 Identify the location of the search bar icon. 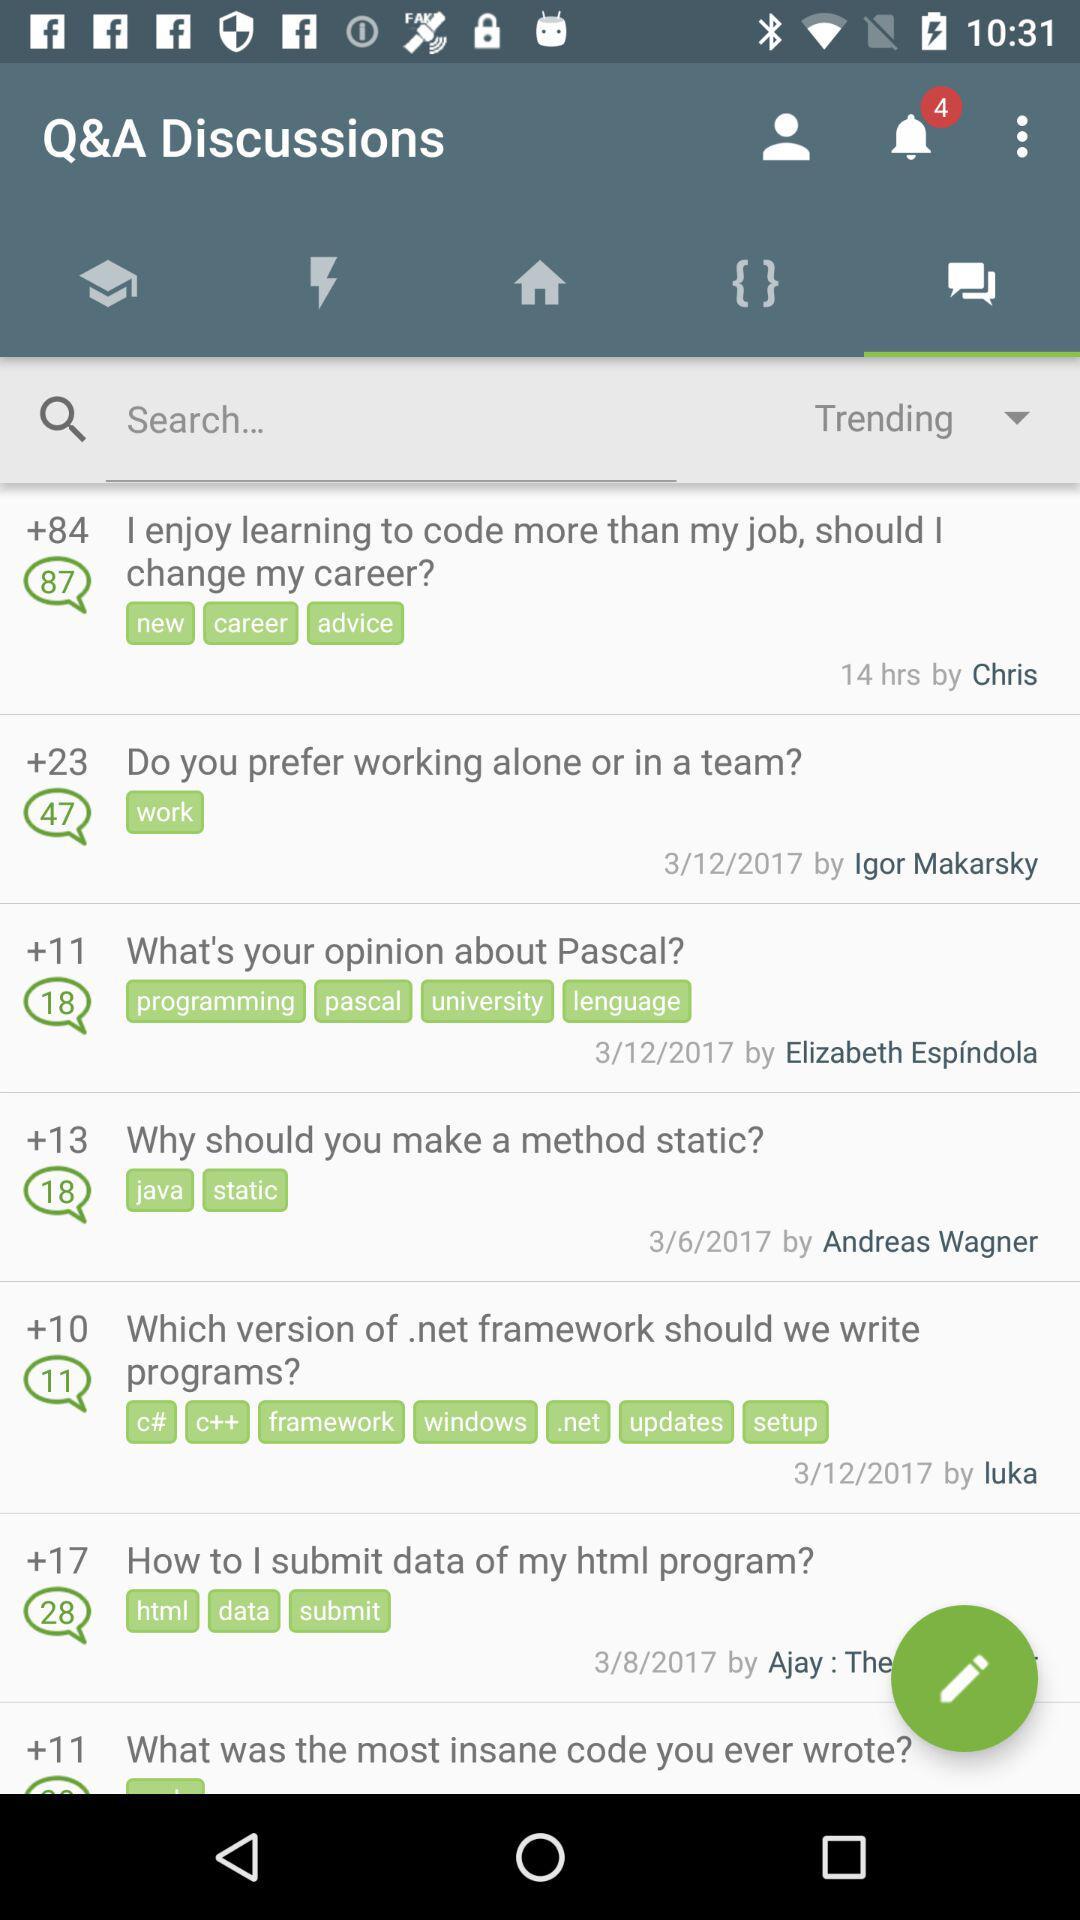
(63, 419).